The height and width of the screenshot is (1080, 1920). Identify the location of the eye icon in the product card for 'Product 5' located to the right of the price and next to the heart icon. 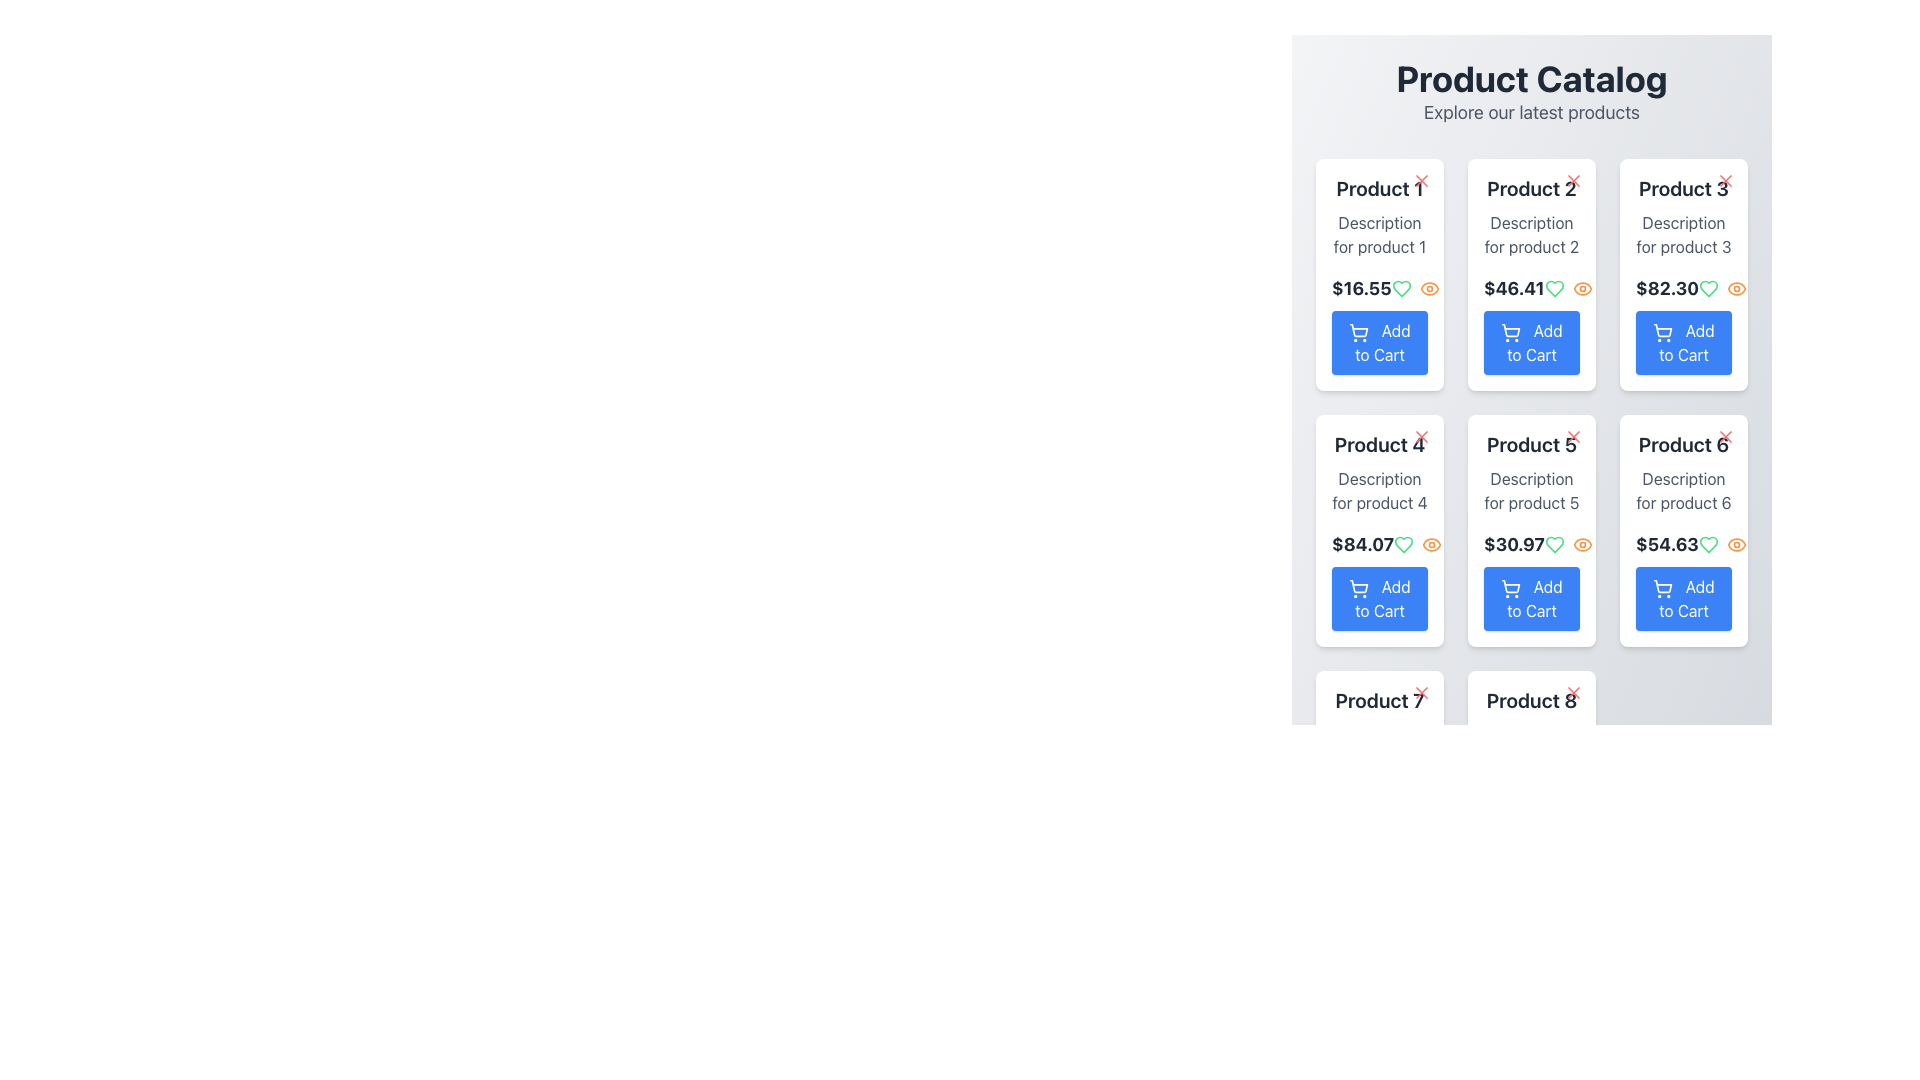
(1582, 544).